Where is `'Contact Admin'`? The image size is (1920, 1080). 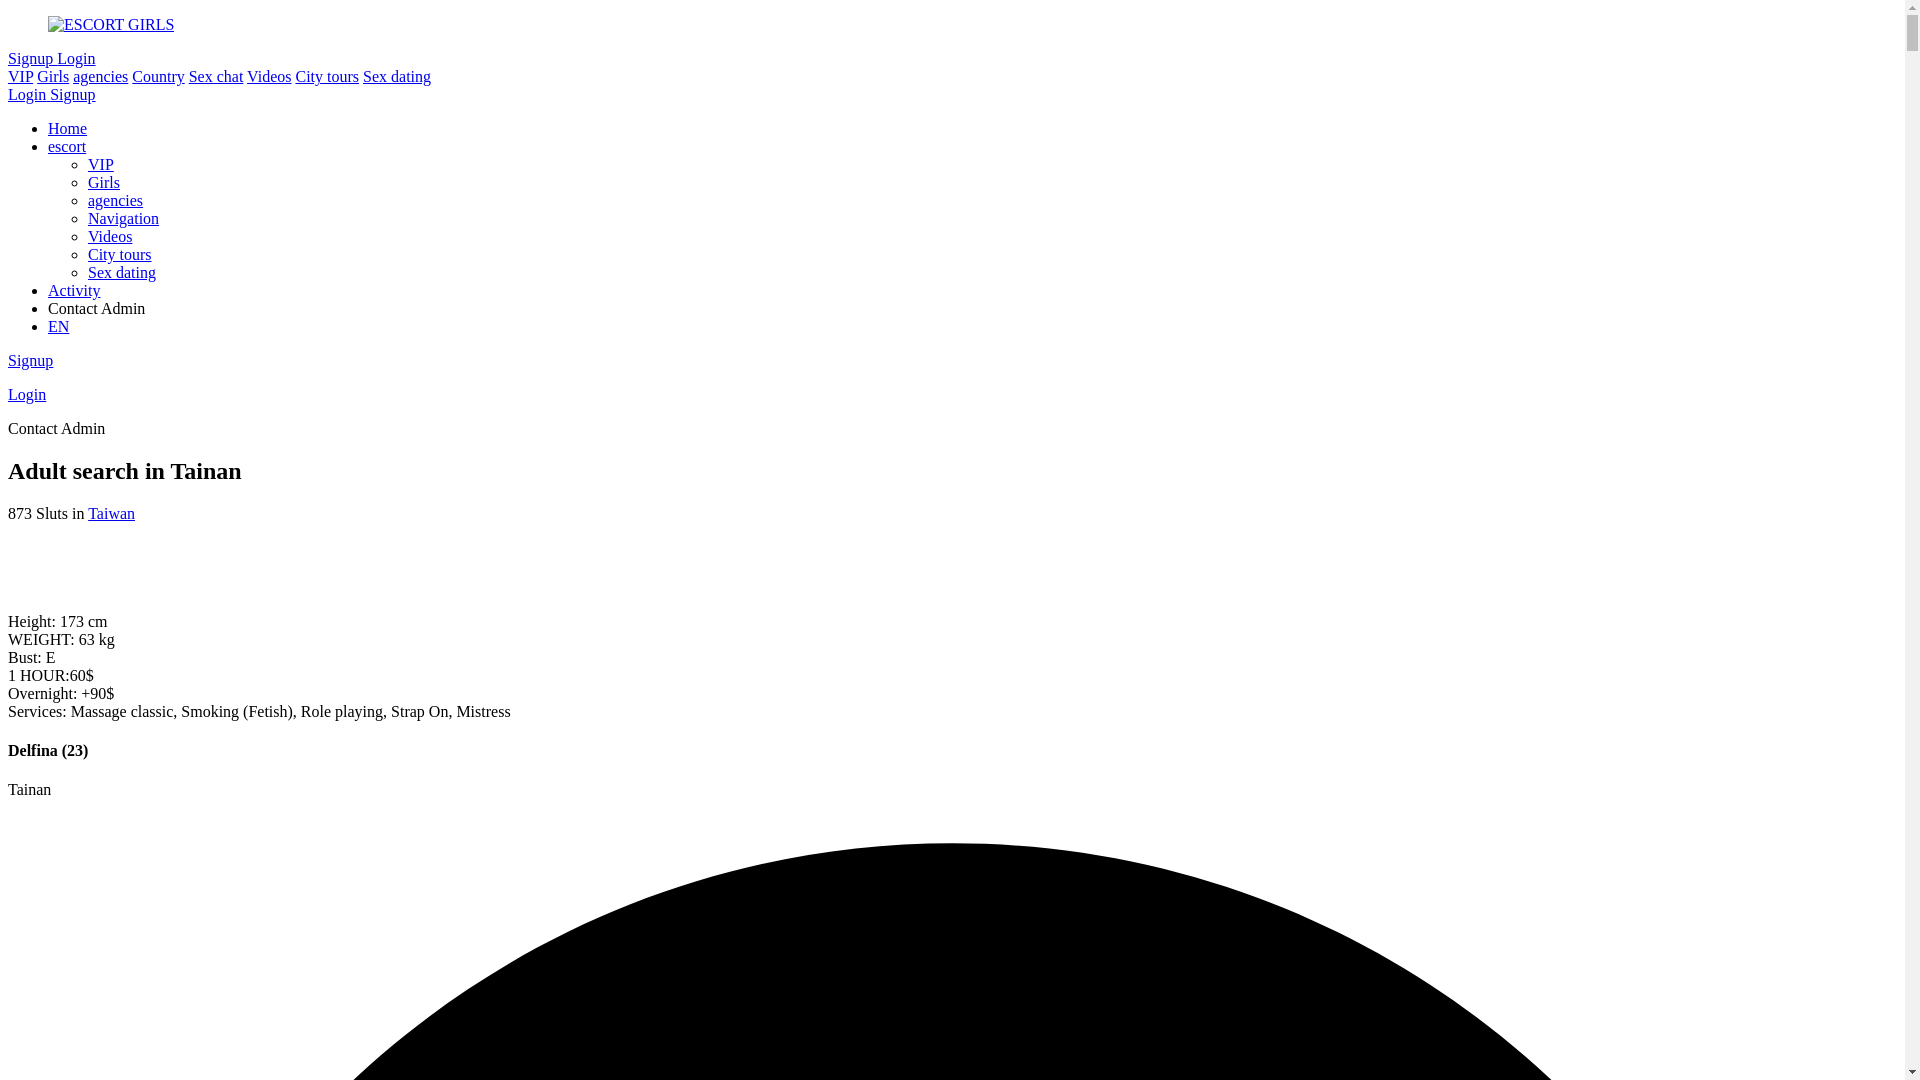 'Contact Admin' is located at coordinates (56, 427).